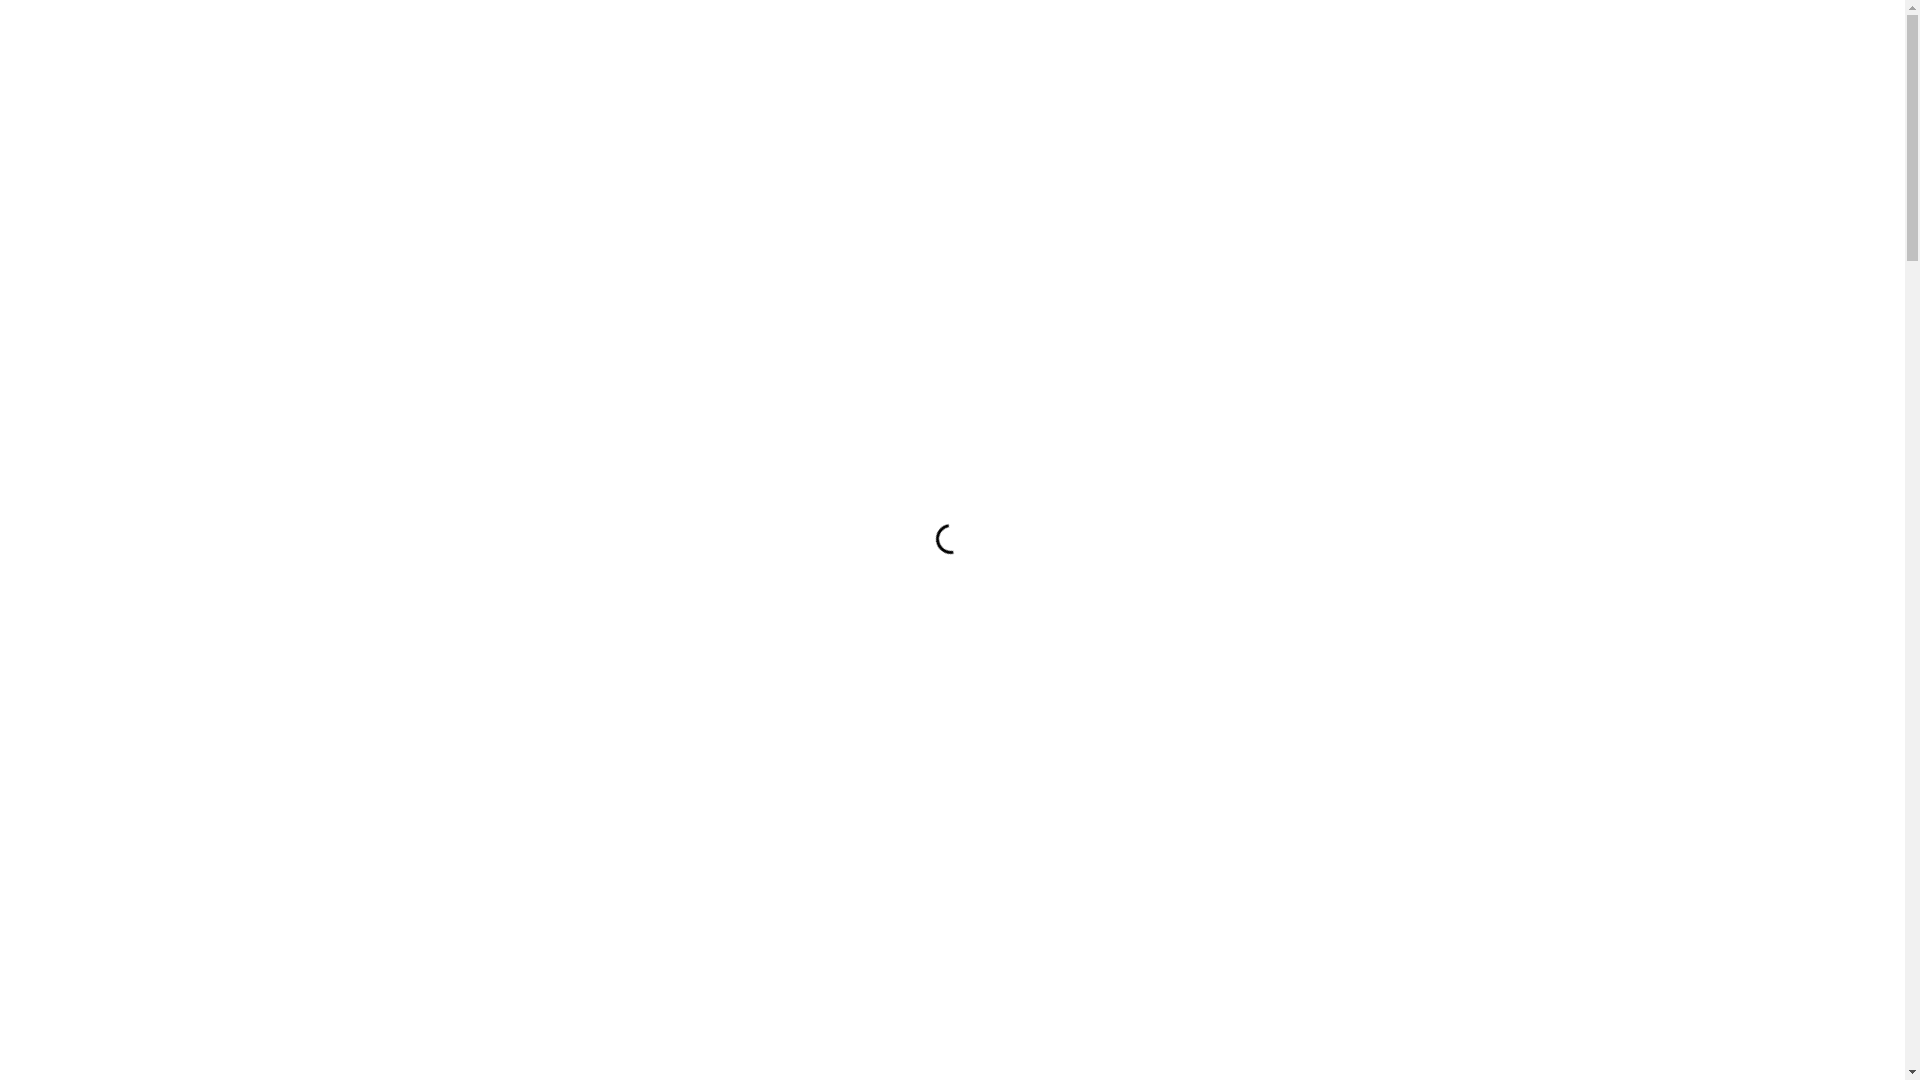  I want to click on 'Home', so click(24, 38).